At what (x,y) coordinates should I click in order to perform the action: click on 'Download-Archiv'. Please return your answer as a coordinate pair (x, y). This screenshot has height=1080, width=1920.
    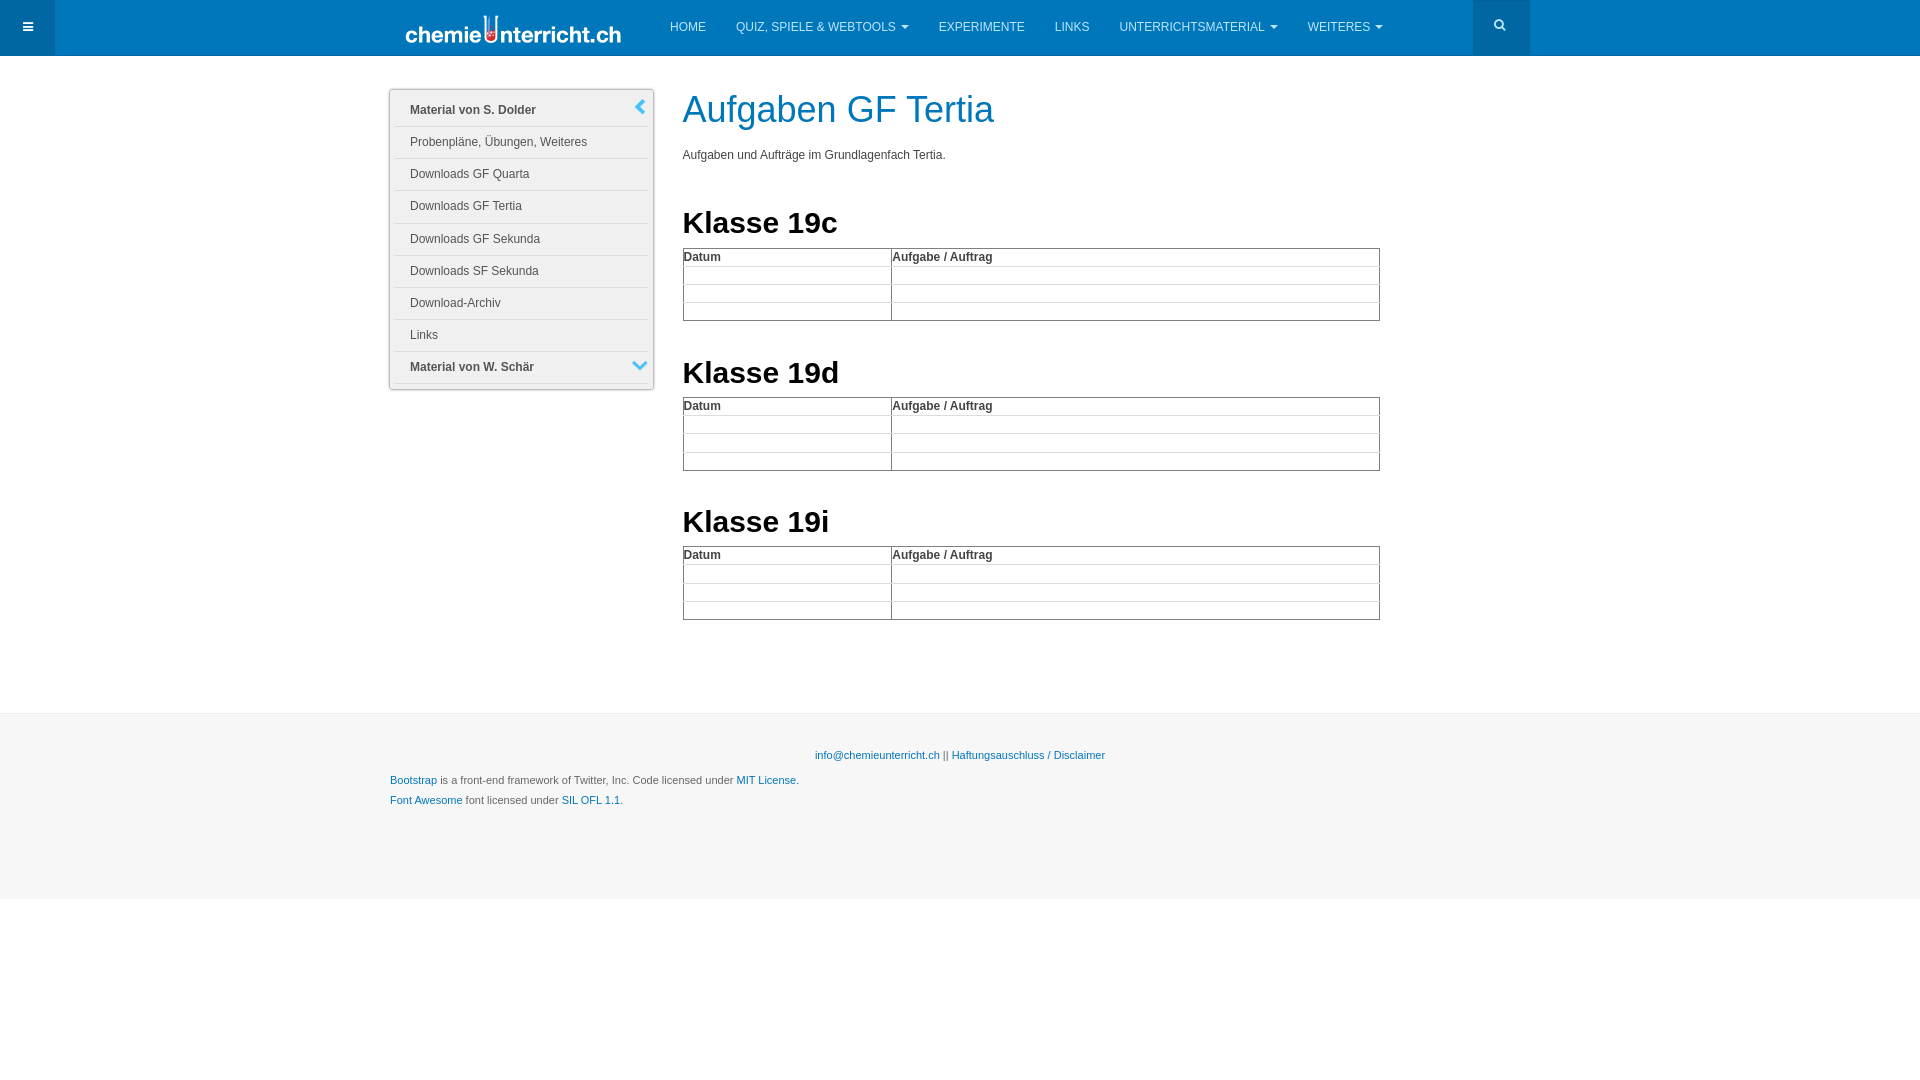
    Looking at the image, I should click on (521, 303).